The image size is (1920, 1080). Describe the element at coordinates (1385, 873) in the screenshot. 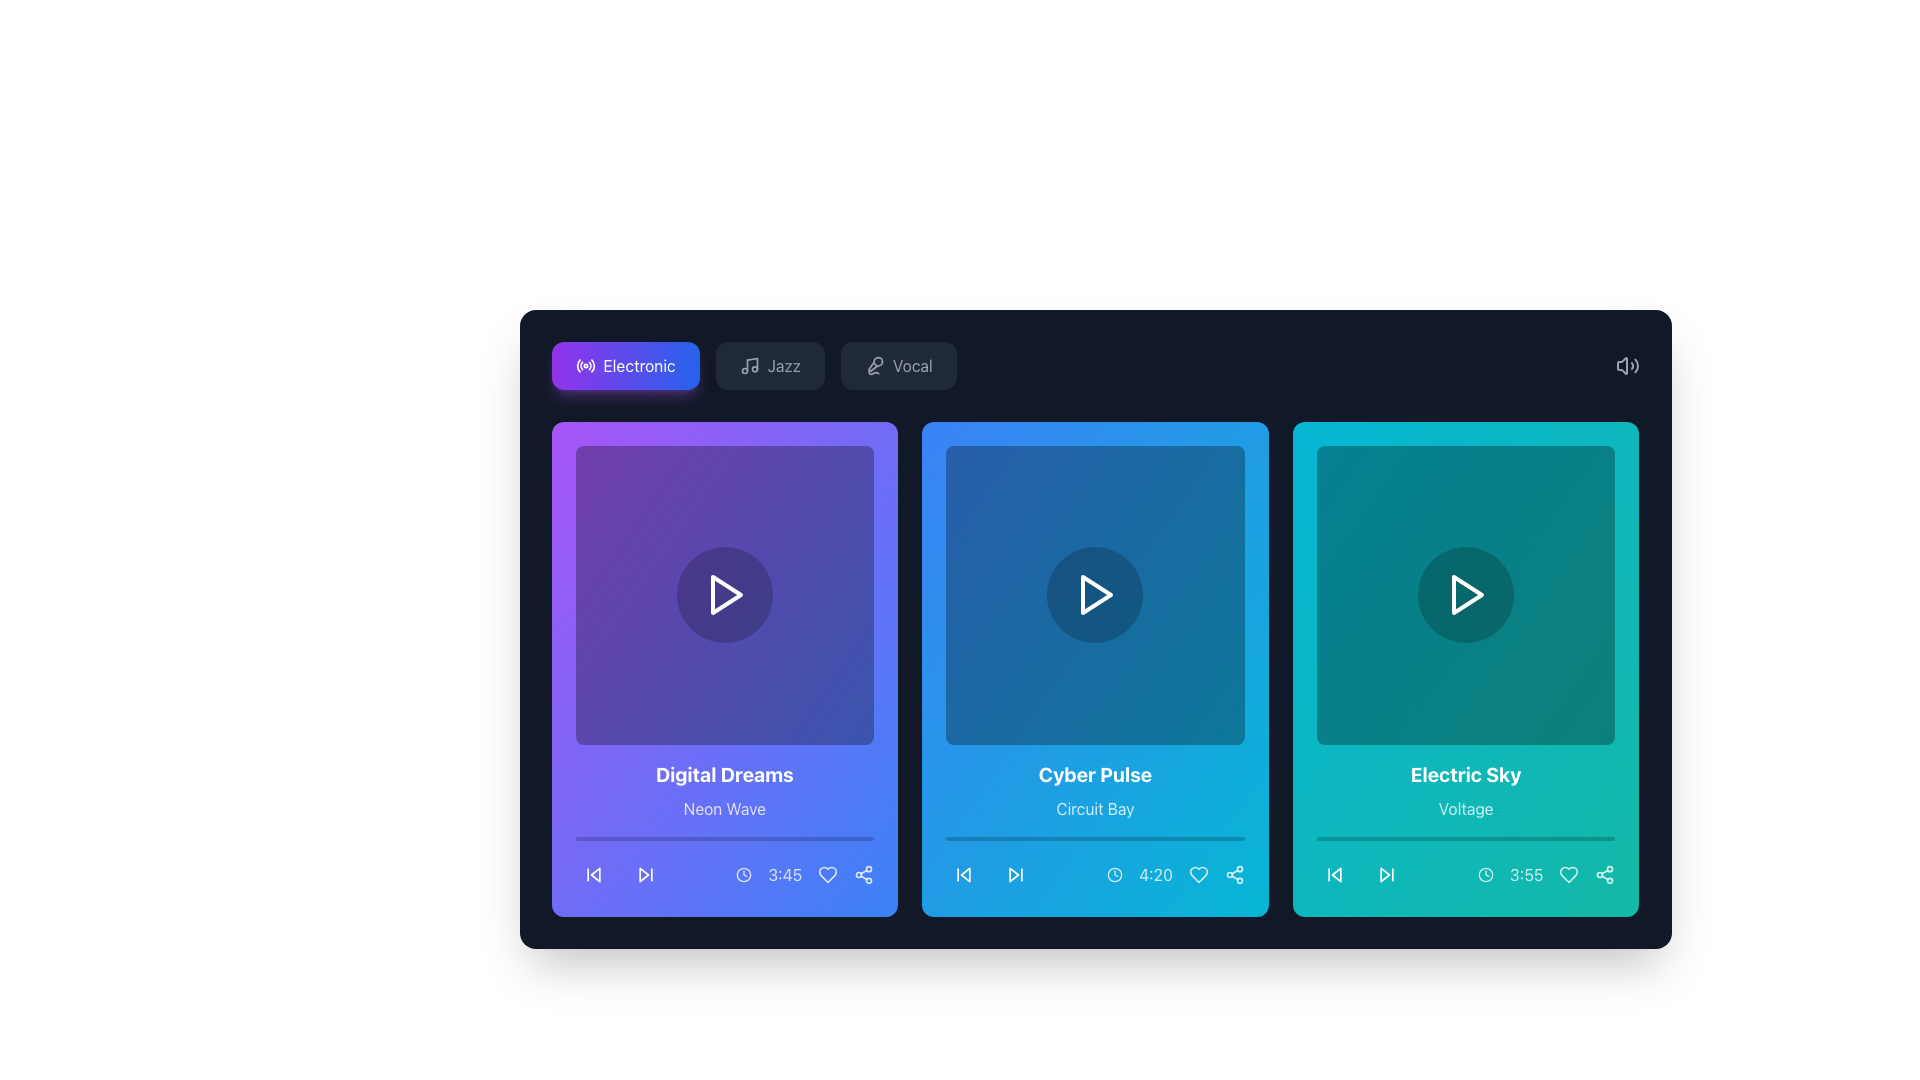

I see `the skip-forward button located towards the bottom-right of the 'Electric Sky' album card, which is the second button in the row of playback control buttons` at that location.